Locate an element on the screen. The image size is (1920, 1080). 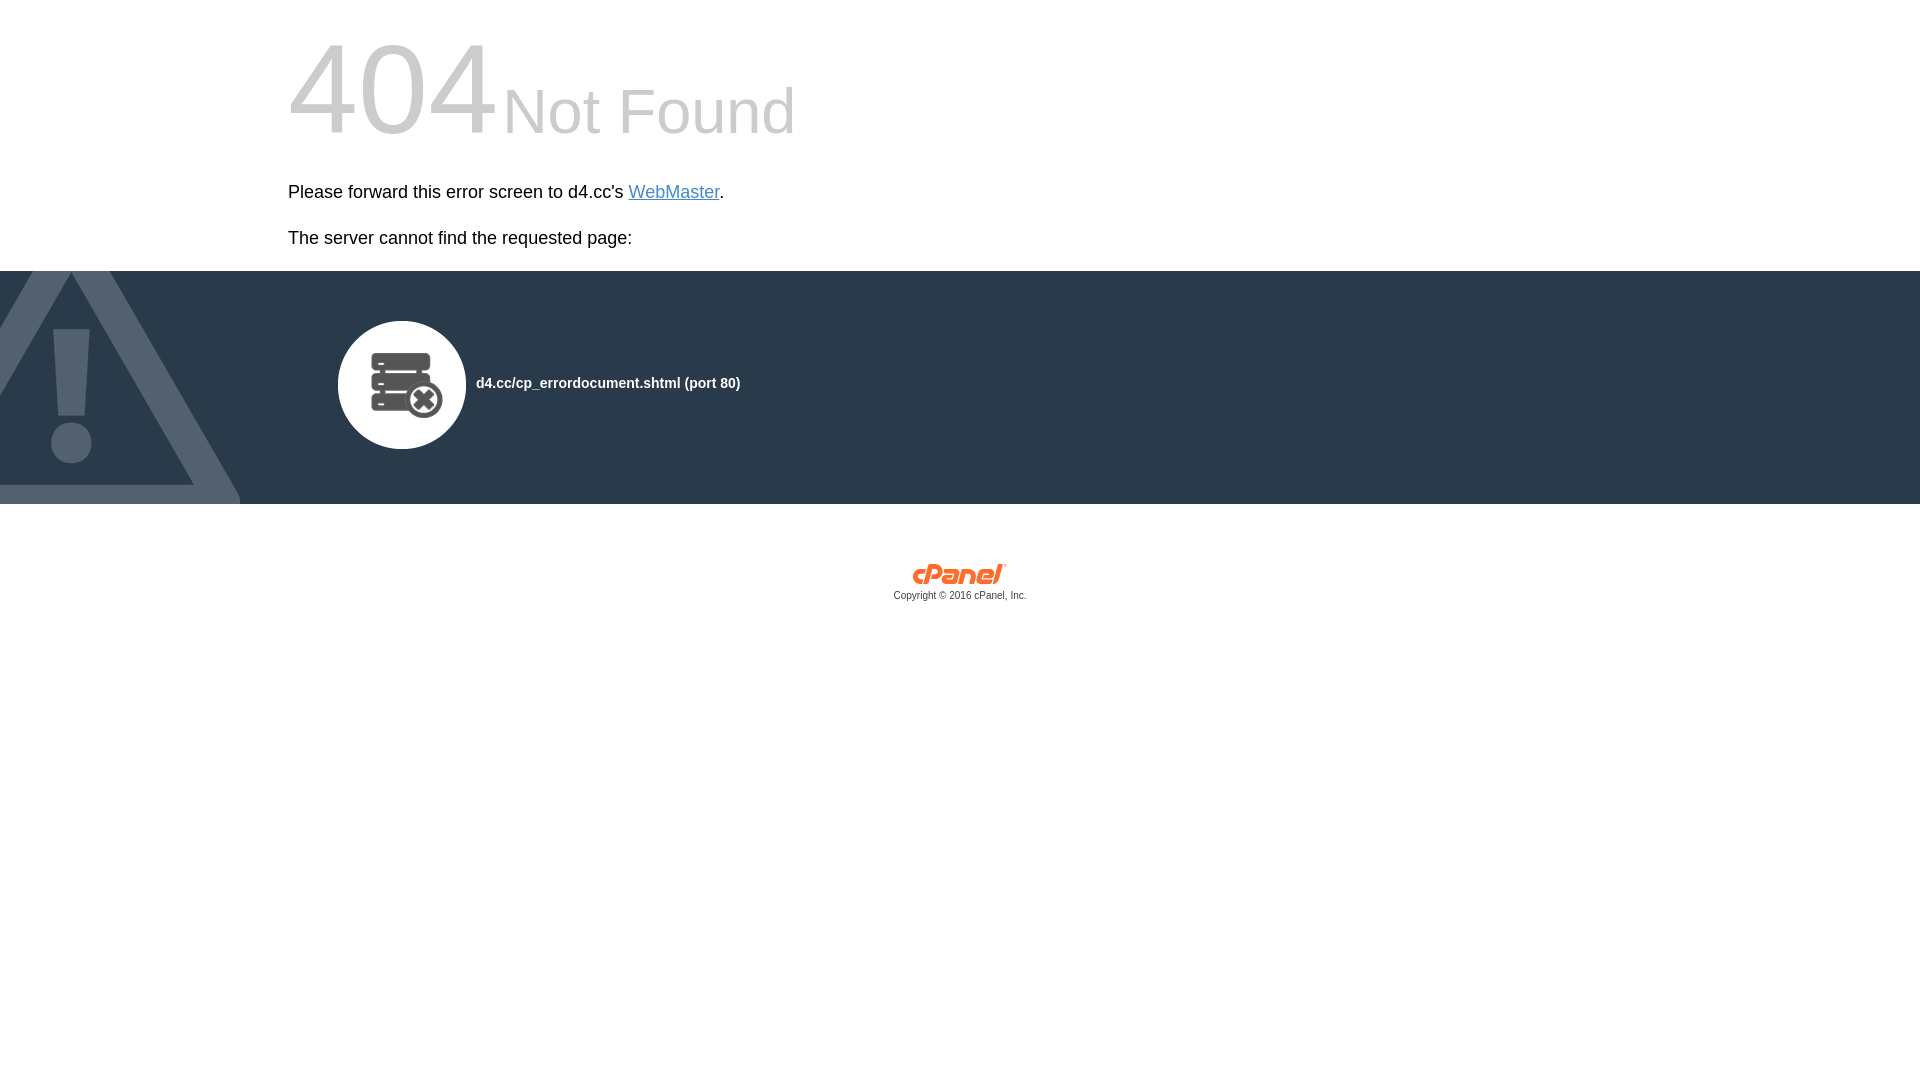
'WebMaster' is located at coordinates (674, 192).